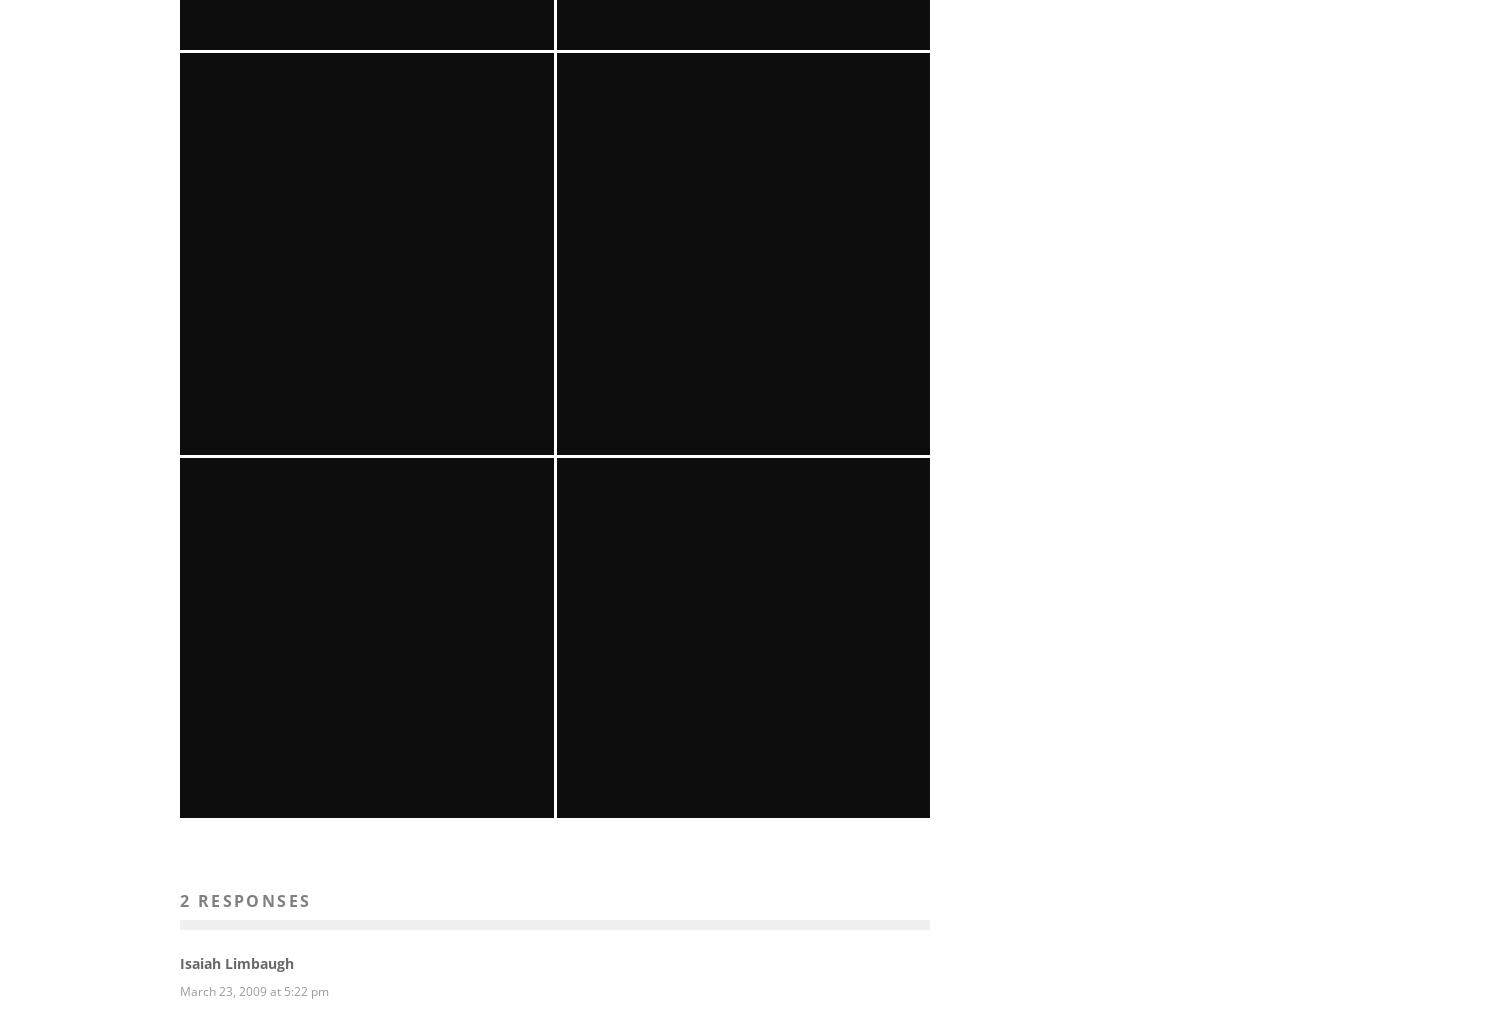 The width and height of the screenshot is (1500, 1011). I want to click on 'Going On in NYC', so click(366, 896).